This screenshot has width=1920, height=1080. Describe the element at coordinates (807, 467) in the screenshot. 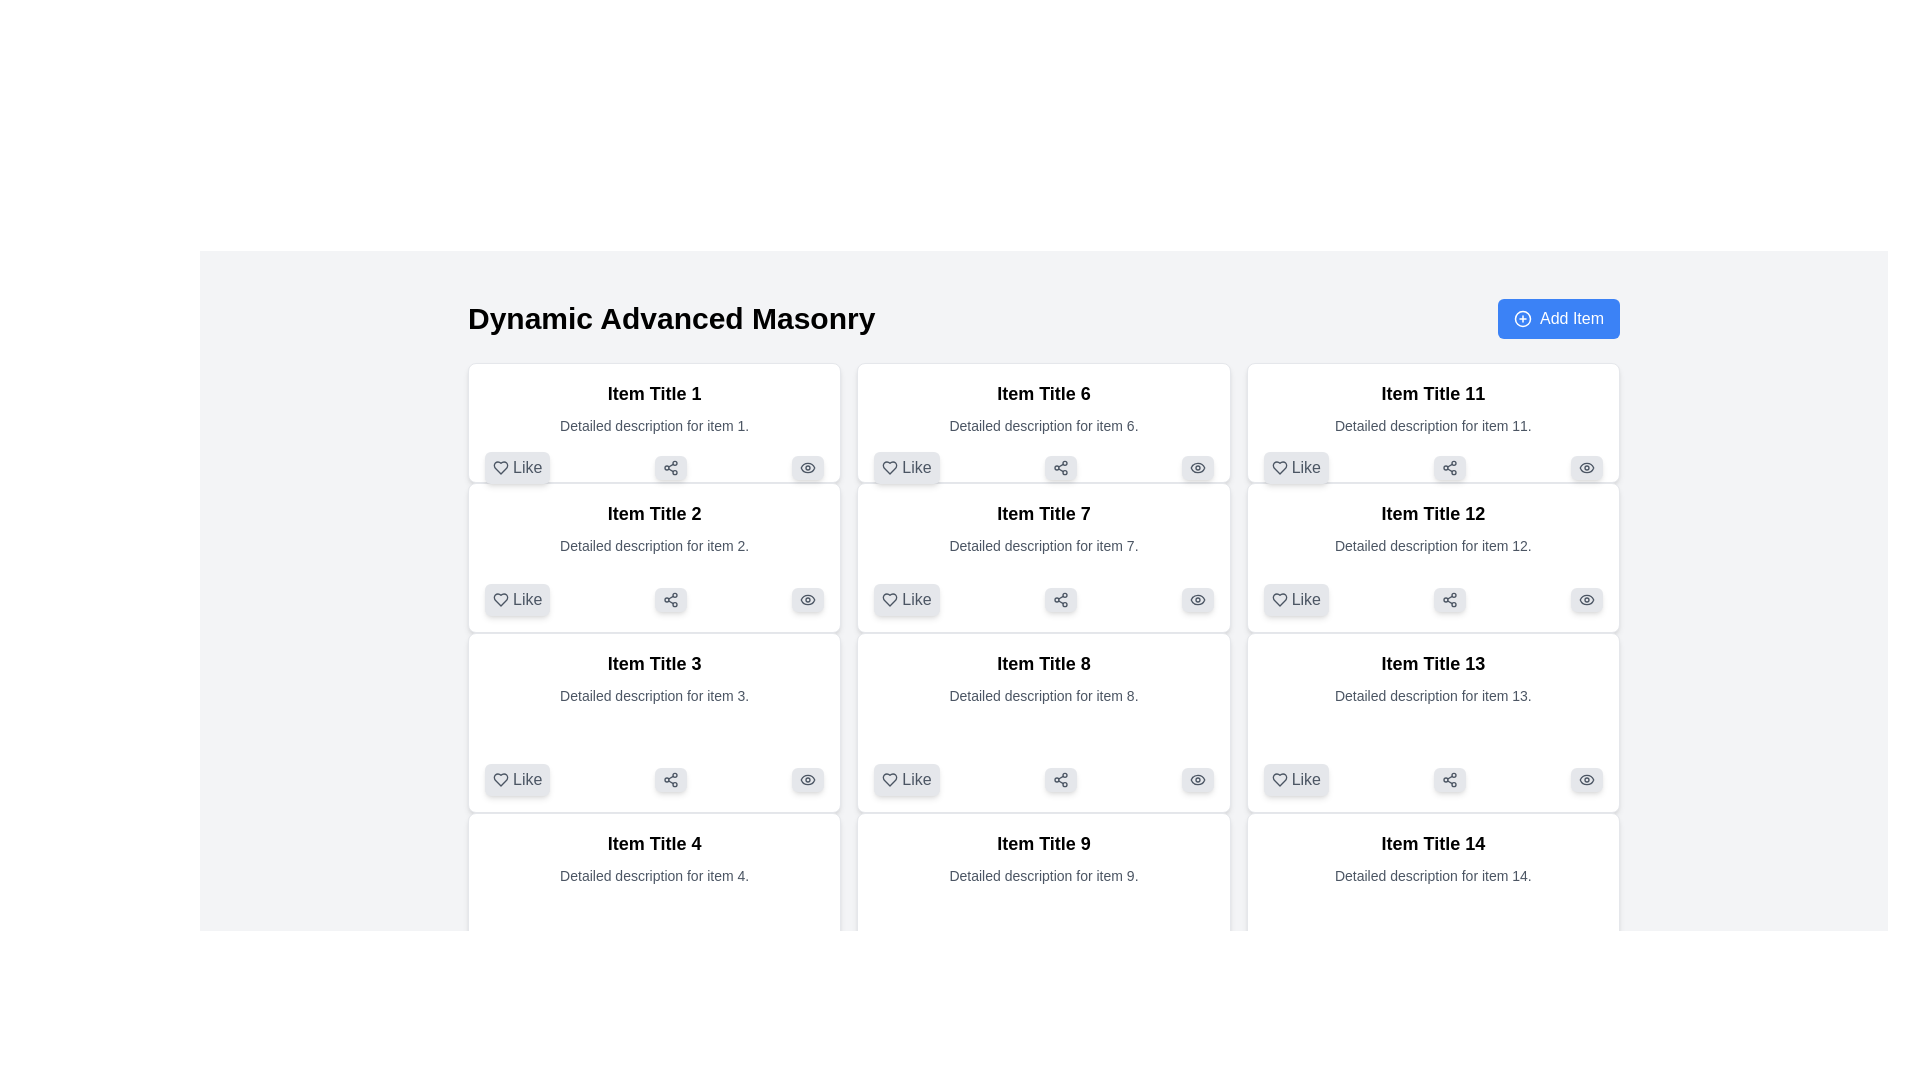

I see `the eye icon located at the lower right corner of the card labeled 'Item Title 1'` at that location.